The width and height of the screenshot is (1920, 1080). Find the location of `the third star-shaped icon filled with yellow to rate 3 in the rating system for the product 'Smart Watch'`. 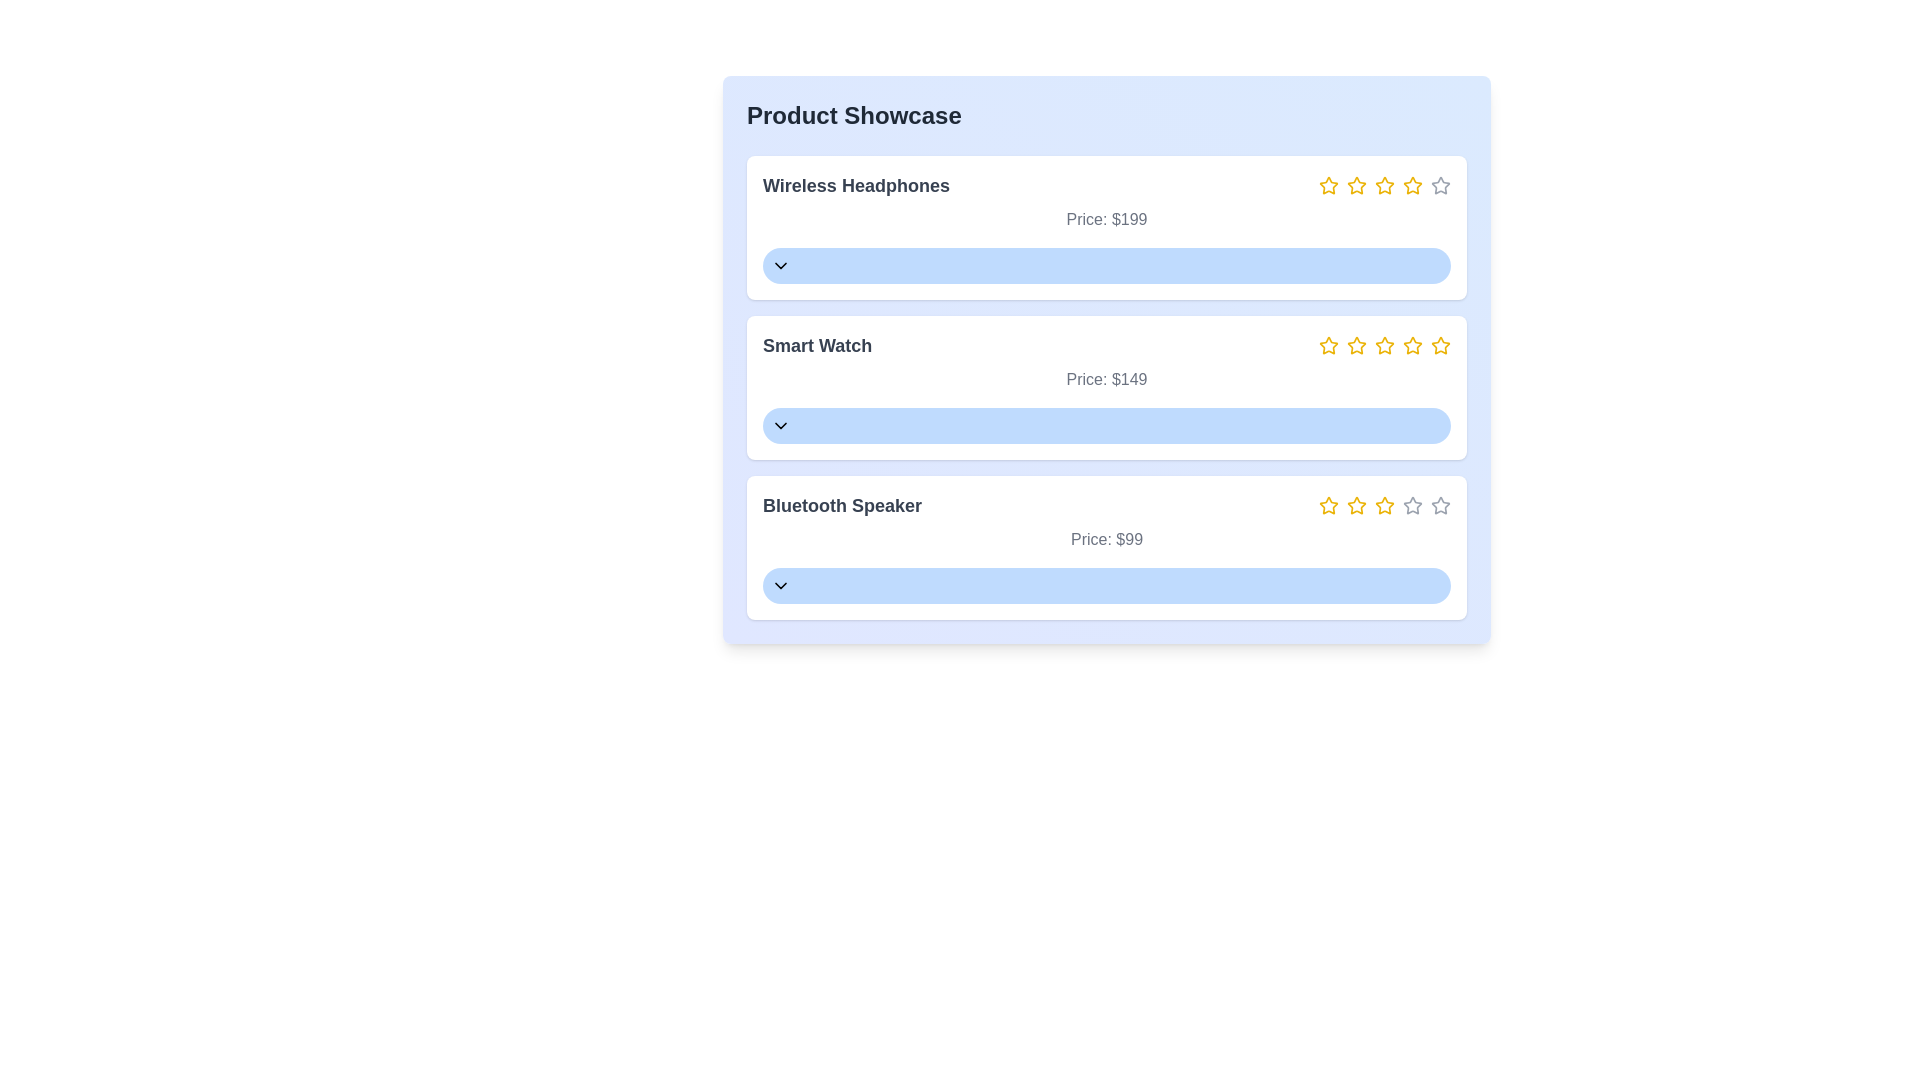

the third star-shaped icon filled with yellow to rate 3 in the rating system for the product 'Smart Watch' is located at coordinates (1356, 343).